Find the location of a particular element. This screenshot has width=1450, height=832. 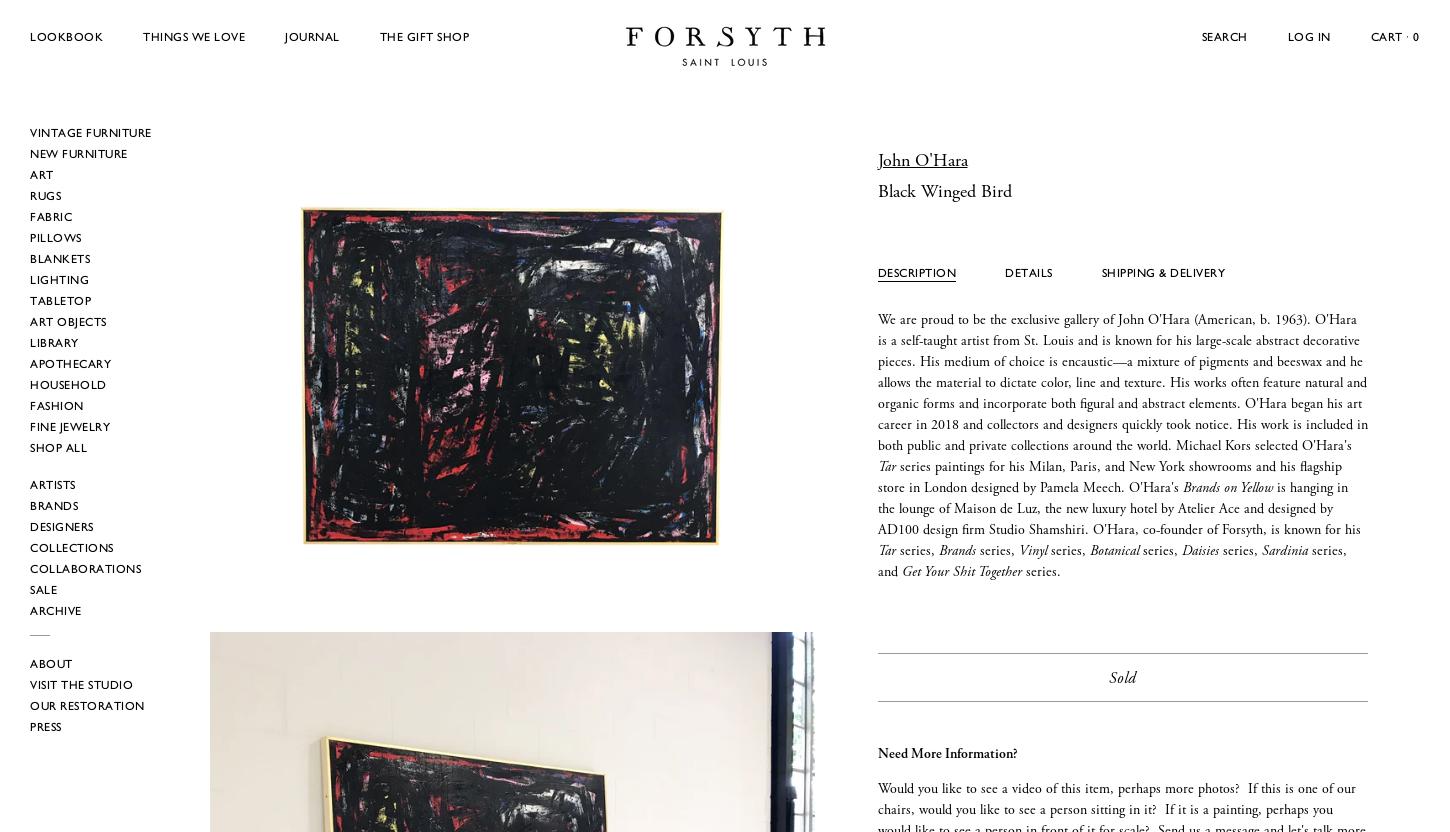

'Sold' is located at coordinates (1121, 677).